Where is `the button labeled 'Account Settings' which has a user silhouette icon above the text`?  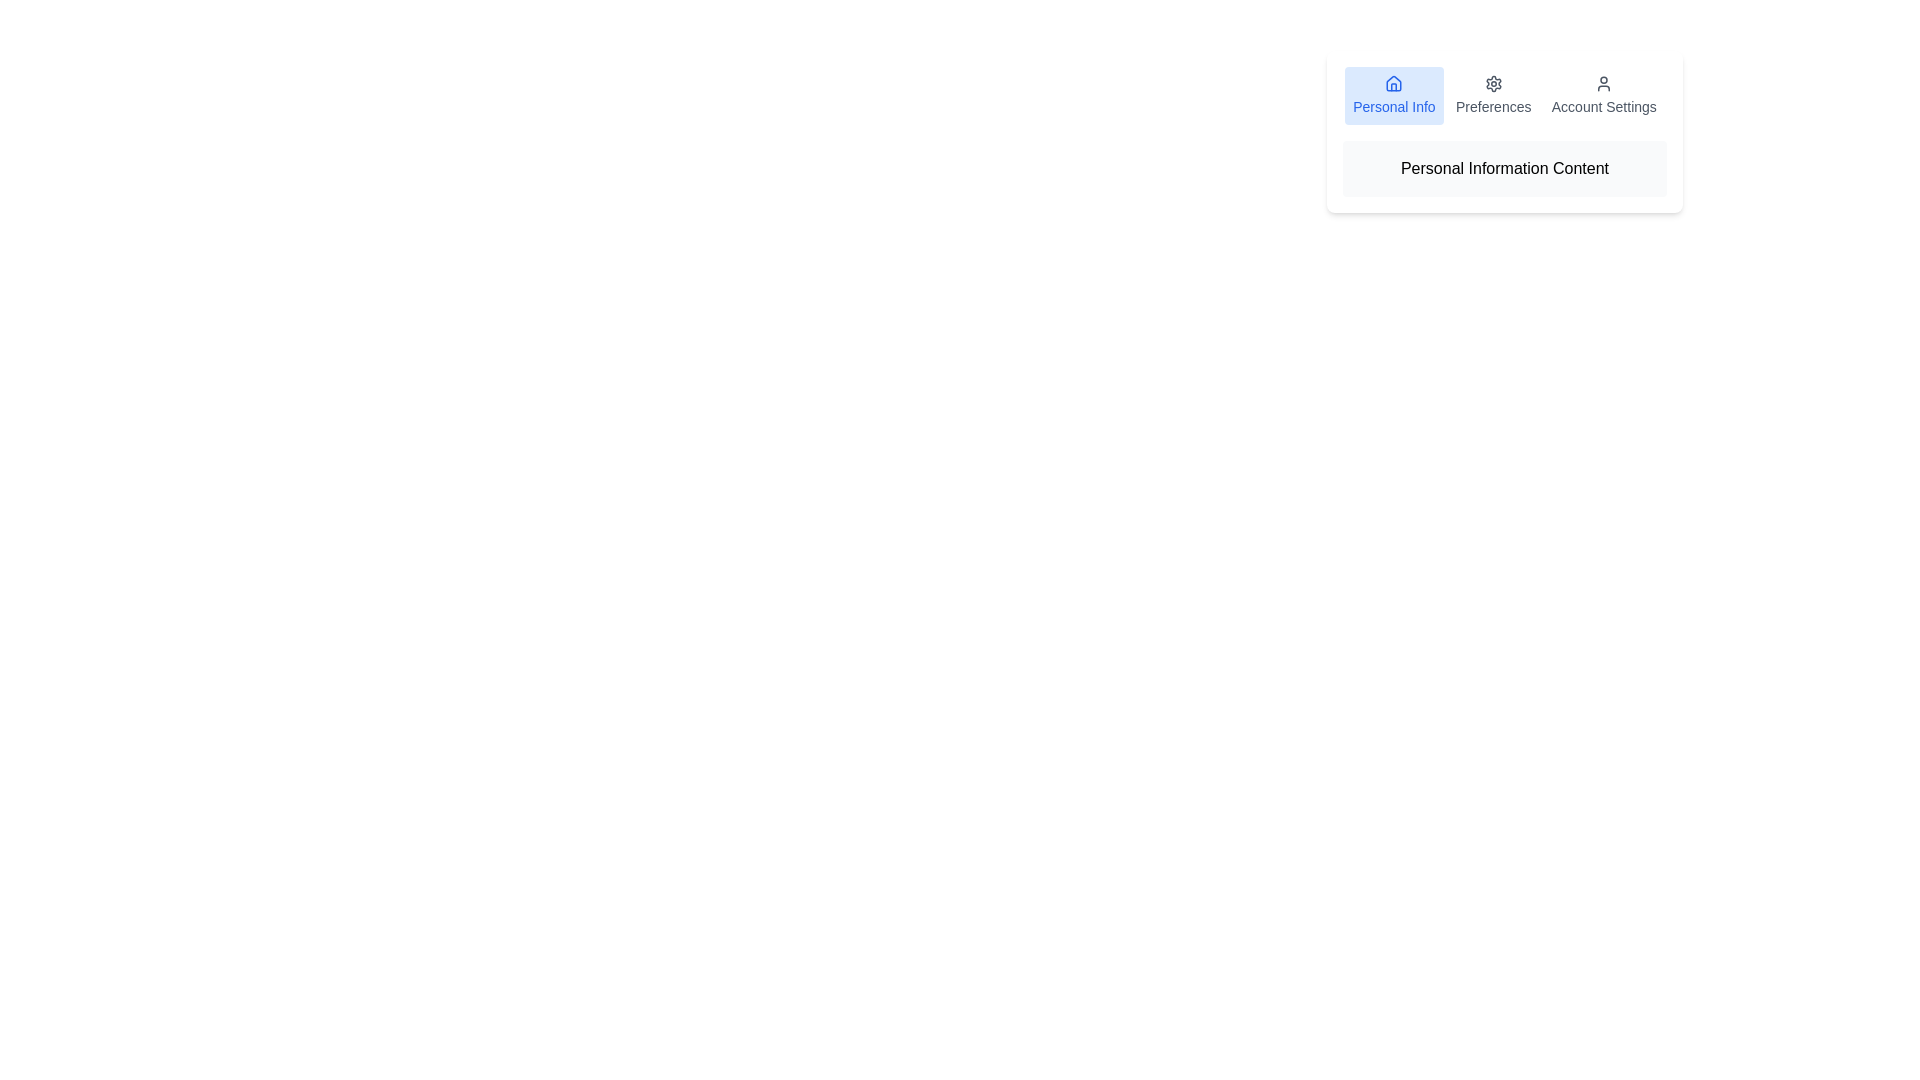
the button labeled 'Account Settings' which has a user silhouette icon above the text is located at coordinates (1604, 96).